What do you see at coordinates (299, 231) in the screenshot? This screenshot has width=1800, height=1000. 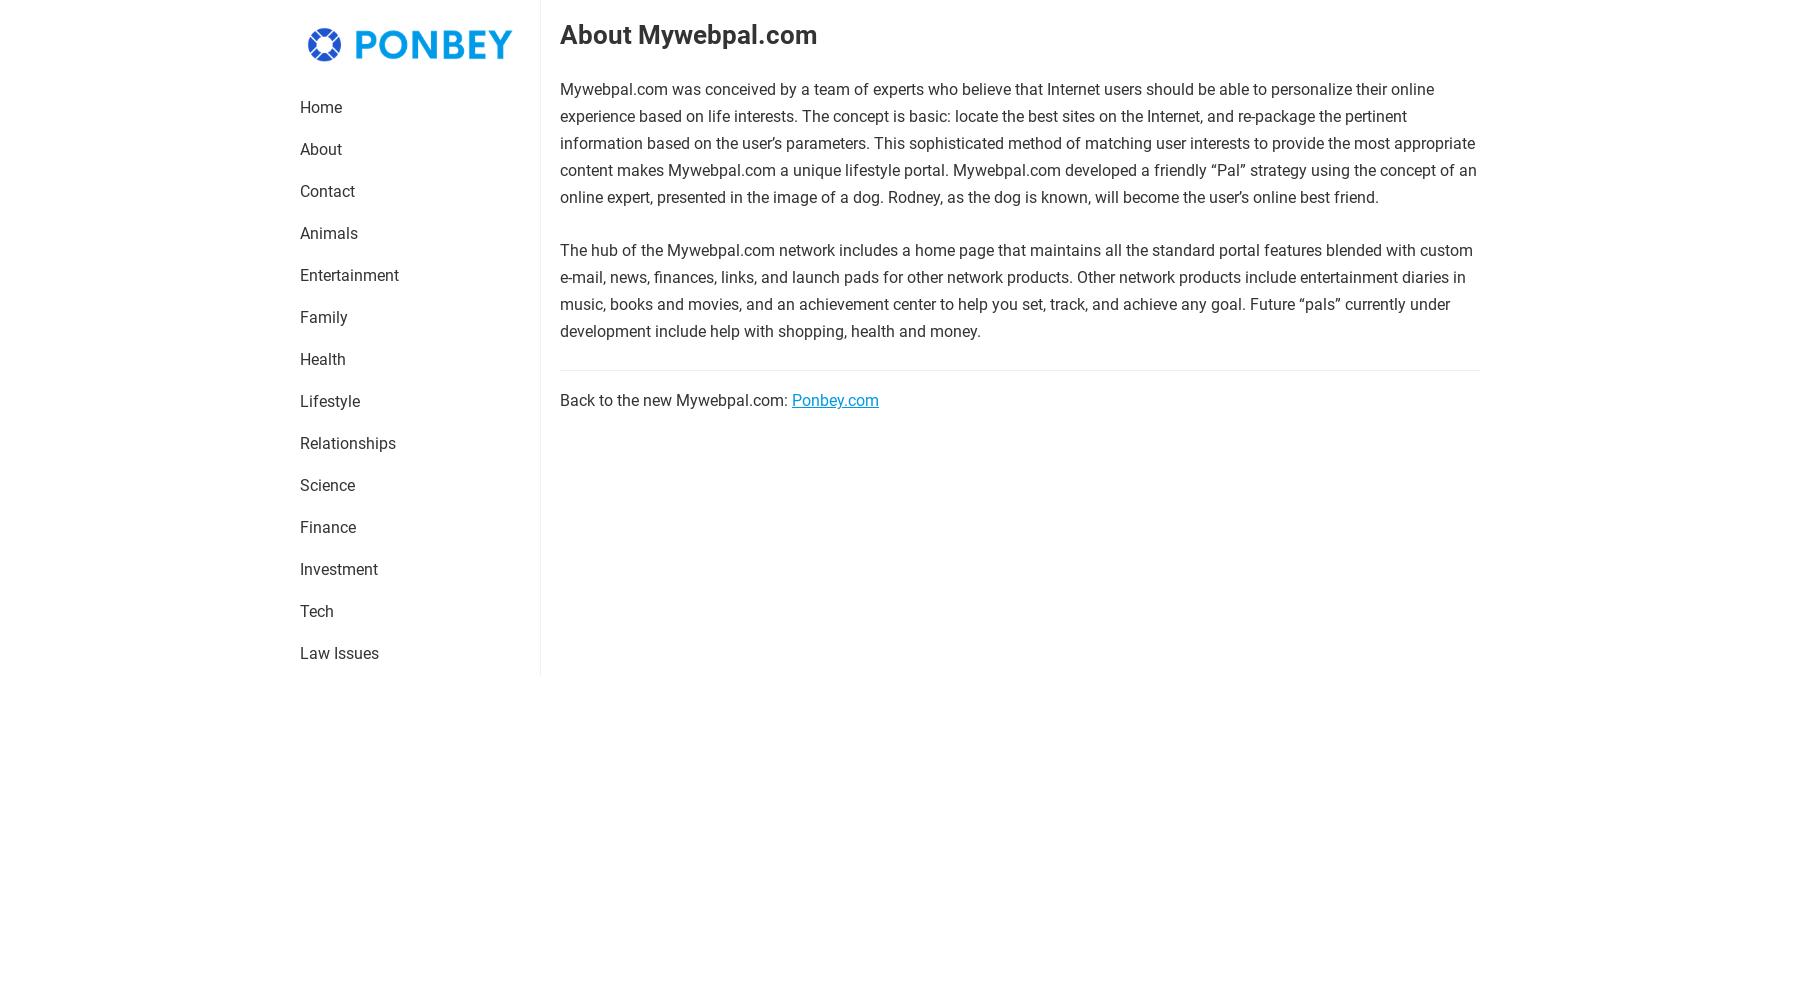 I see `'Animals'` at bounding box center [299, 231].